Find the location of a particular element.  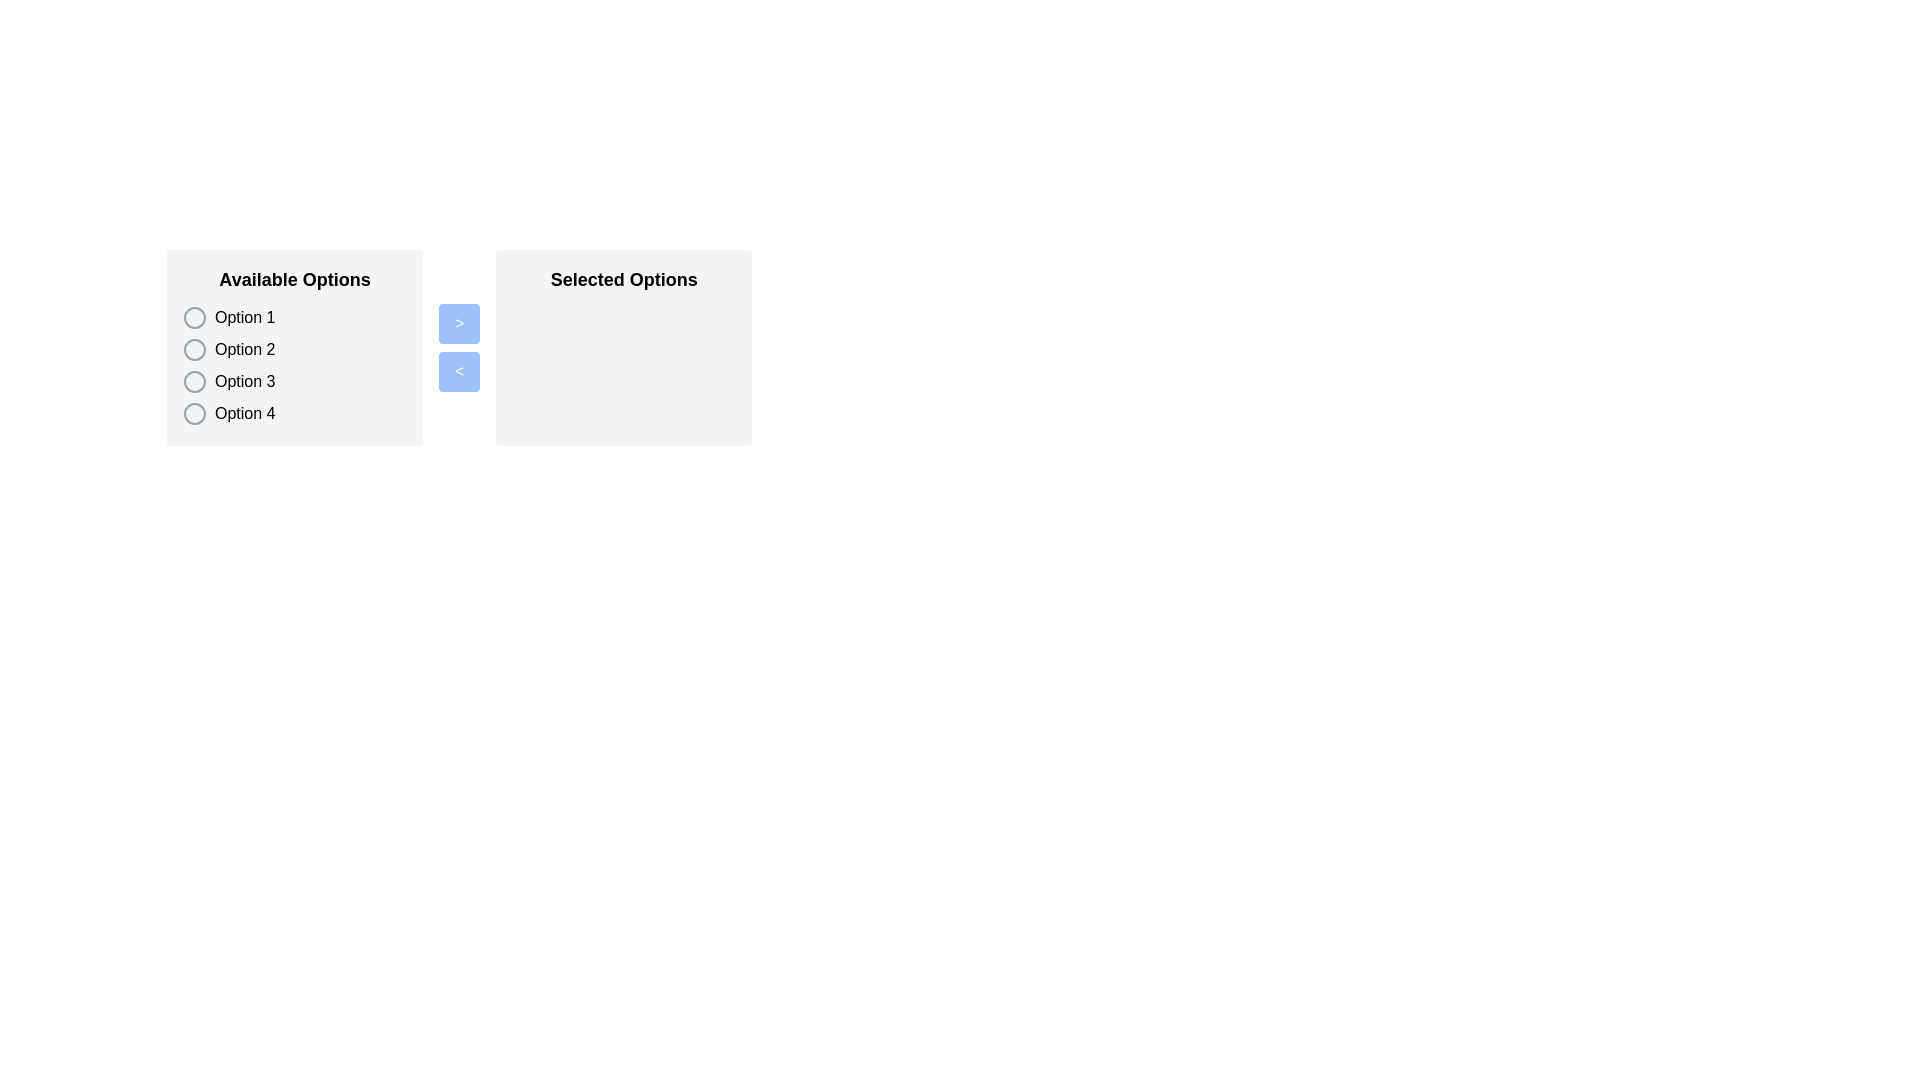

the first radio button in the 'Available Options' section is located at coordinates (195, 316).